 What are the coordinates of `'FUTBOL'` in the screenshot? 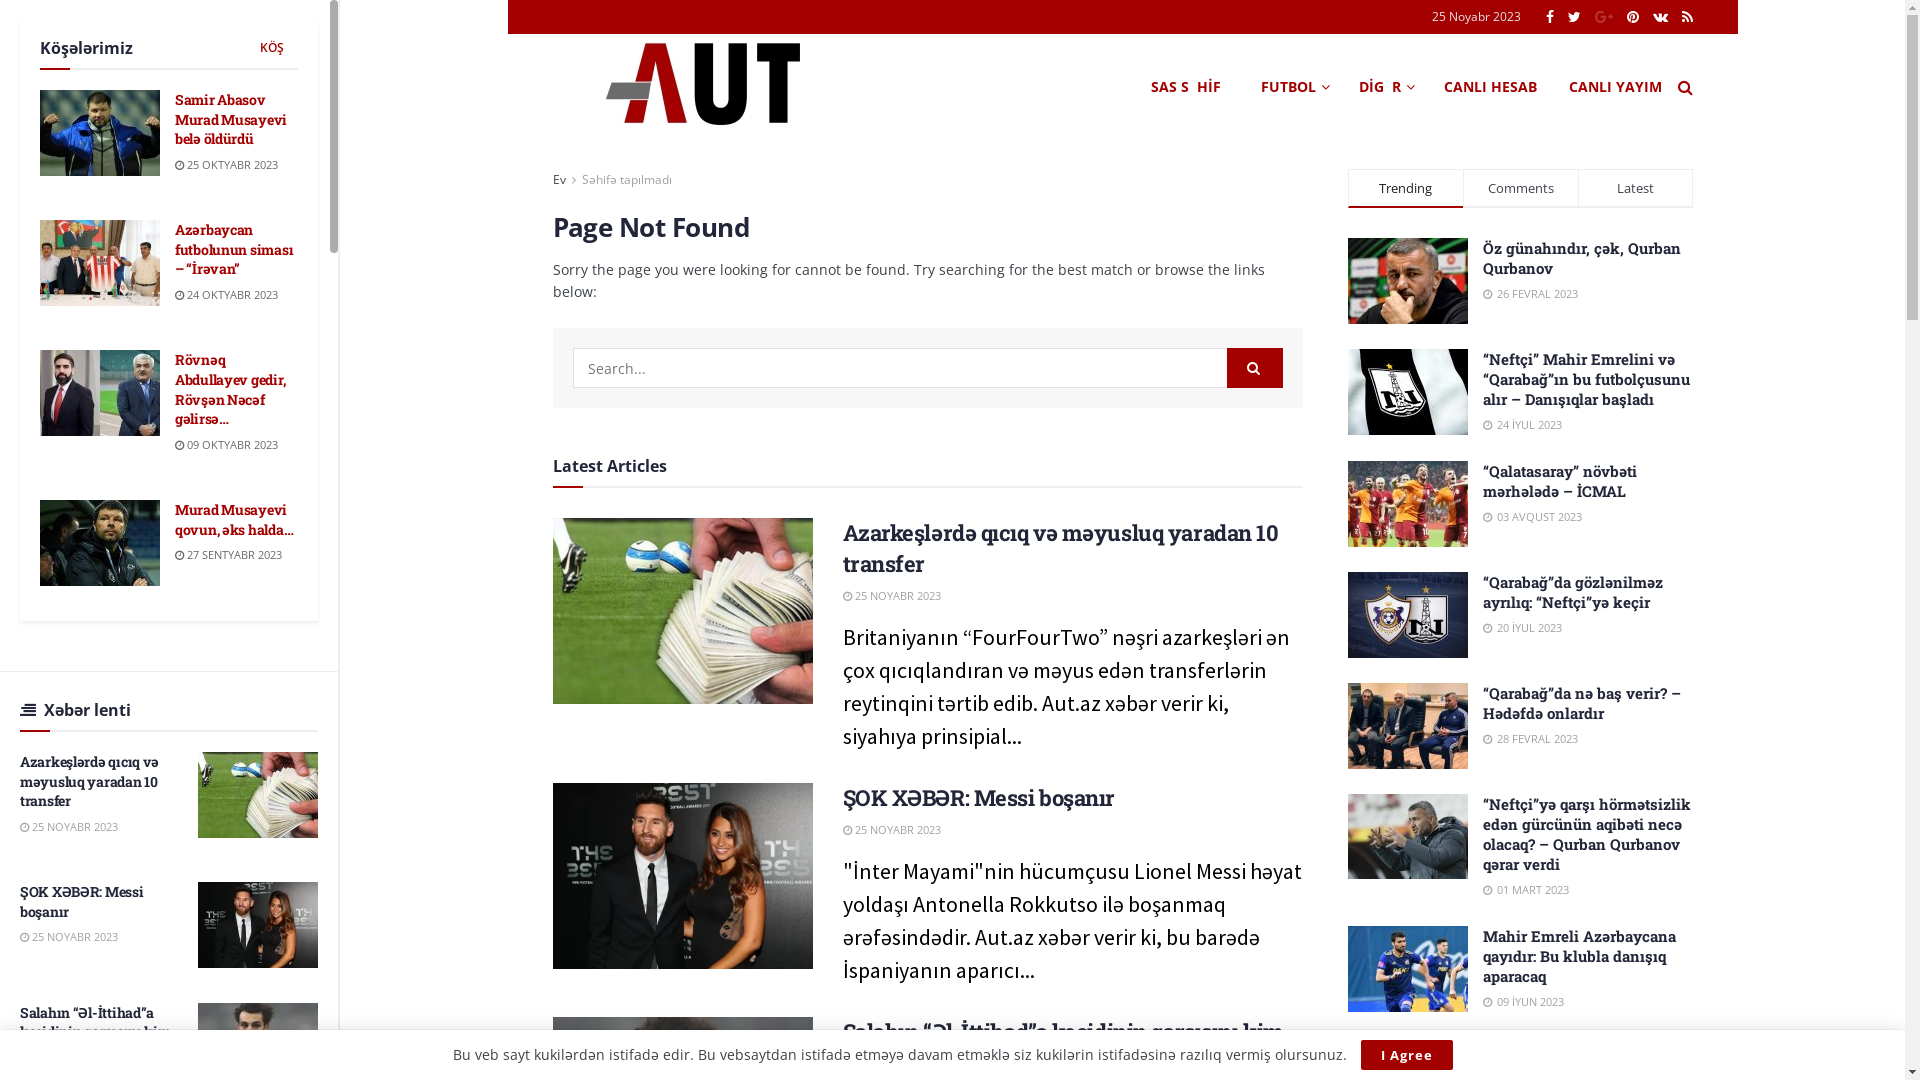 It's located at (1292, 86).